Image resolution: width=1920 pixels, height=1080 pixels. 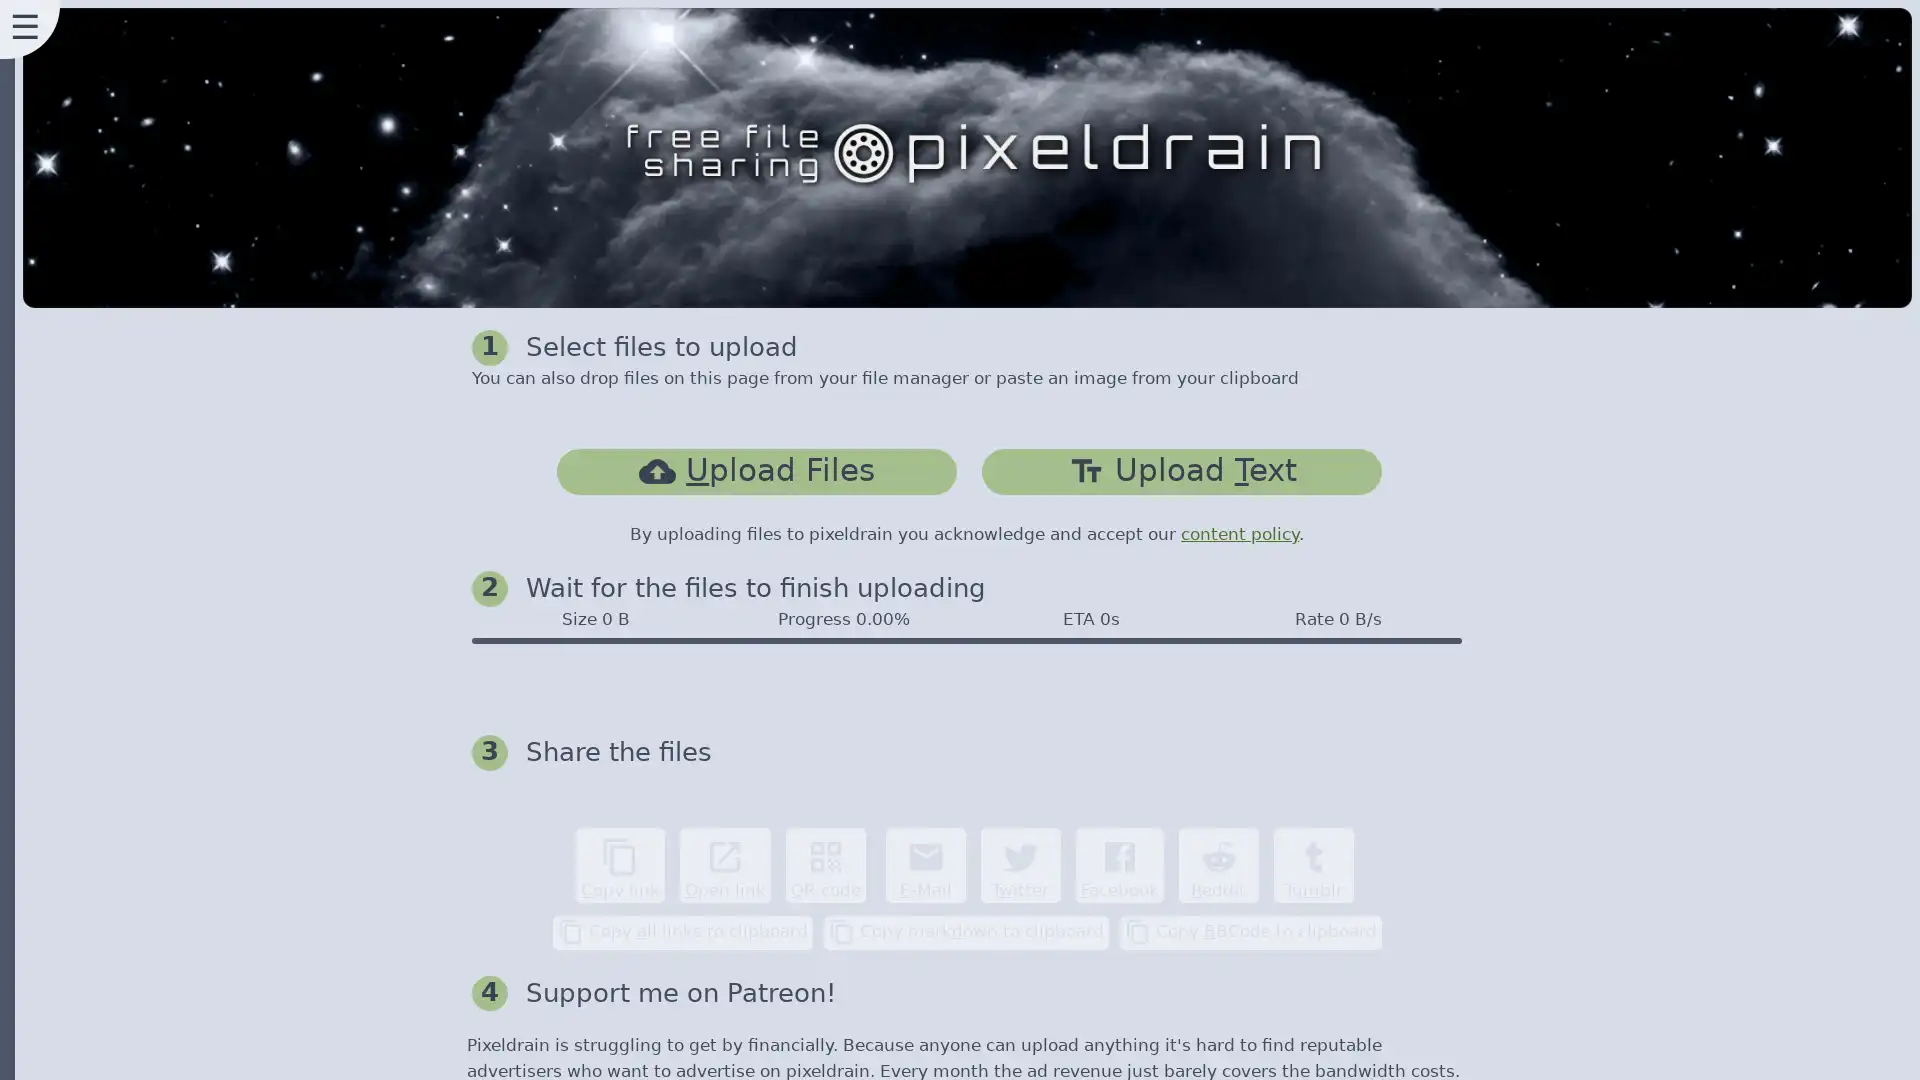 What do you see at coordinates (1157, 864) in the screenshot?
I see `Twitter` at bounding box center [1157, 864].